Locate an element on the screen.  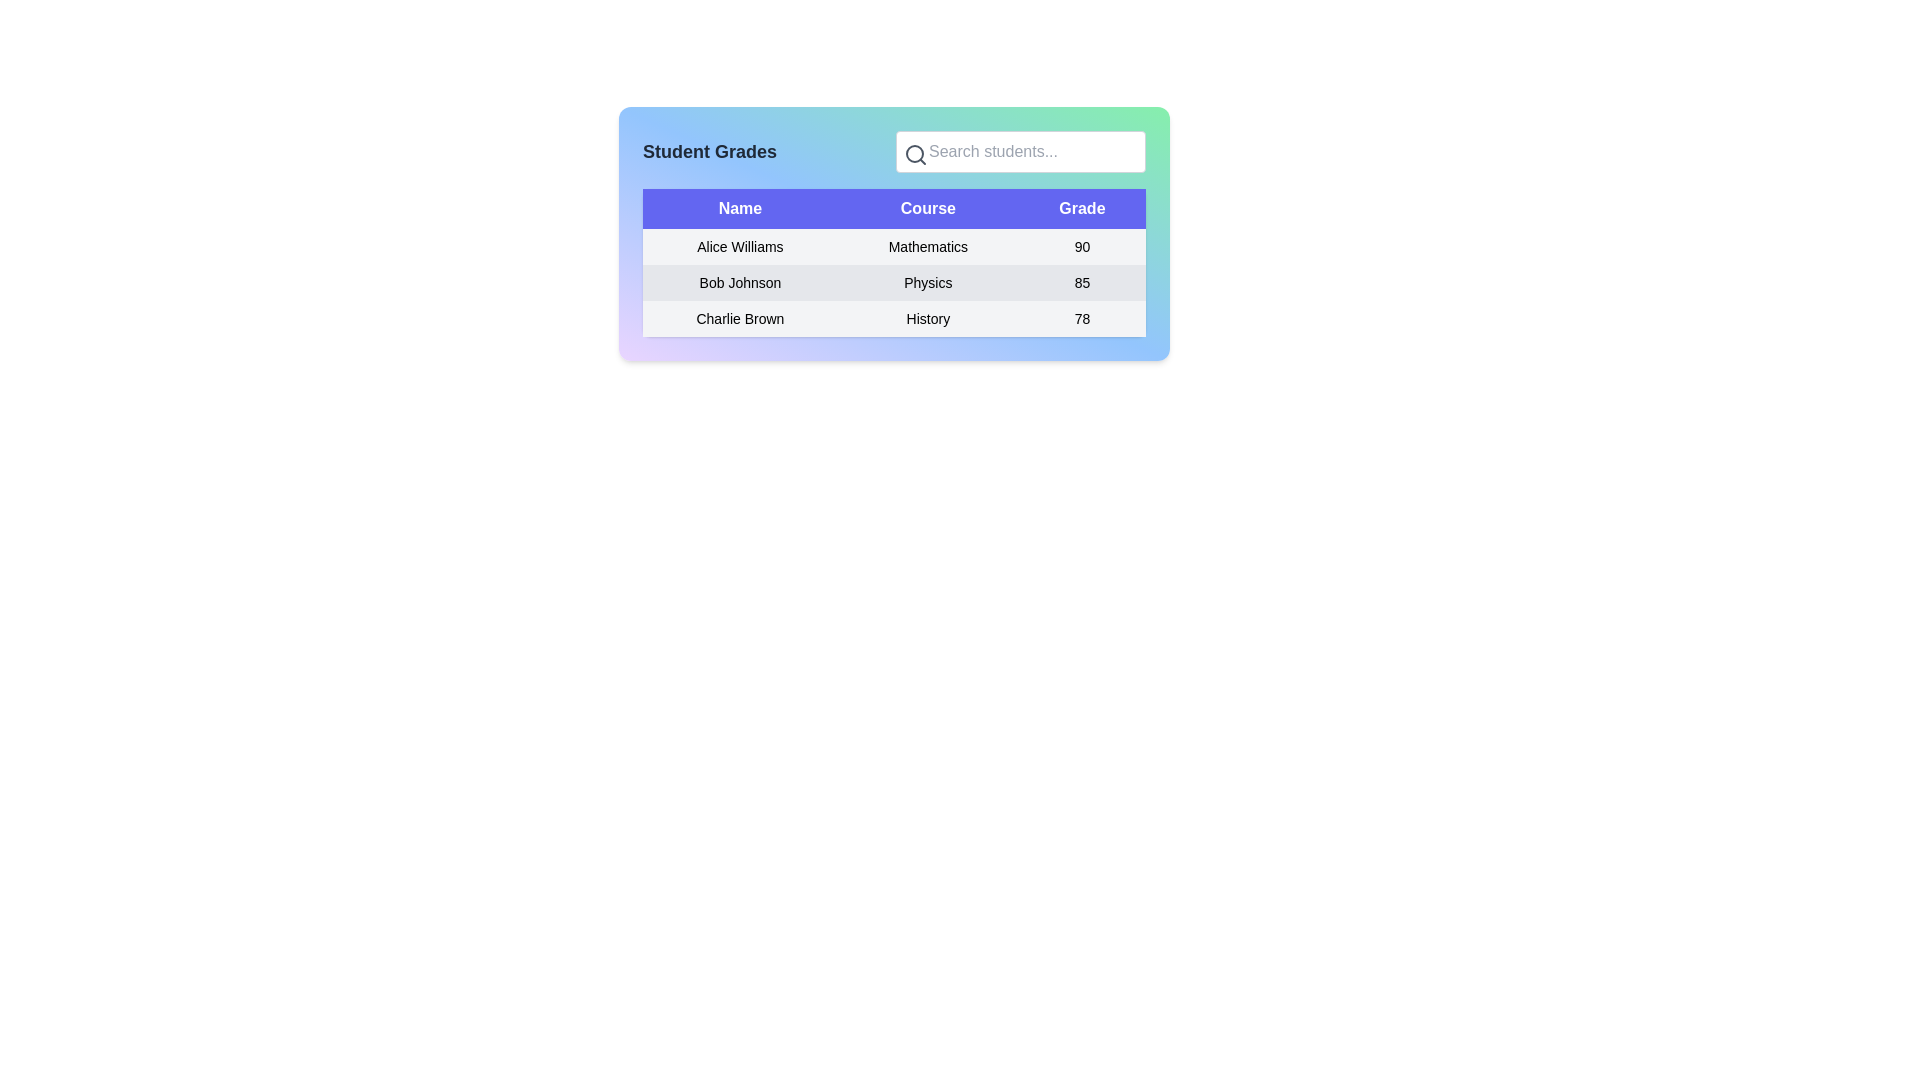
the static text label 'Course' in the table header, which is styled with bold white font on a purple background and is the second element between 'Name' and 'Grade' is located at coordinates (927, 208).